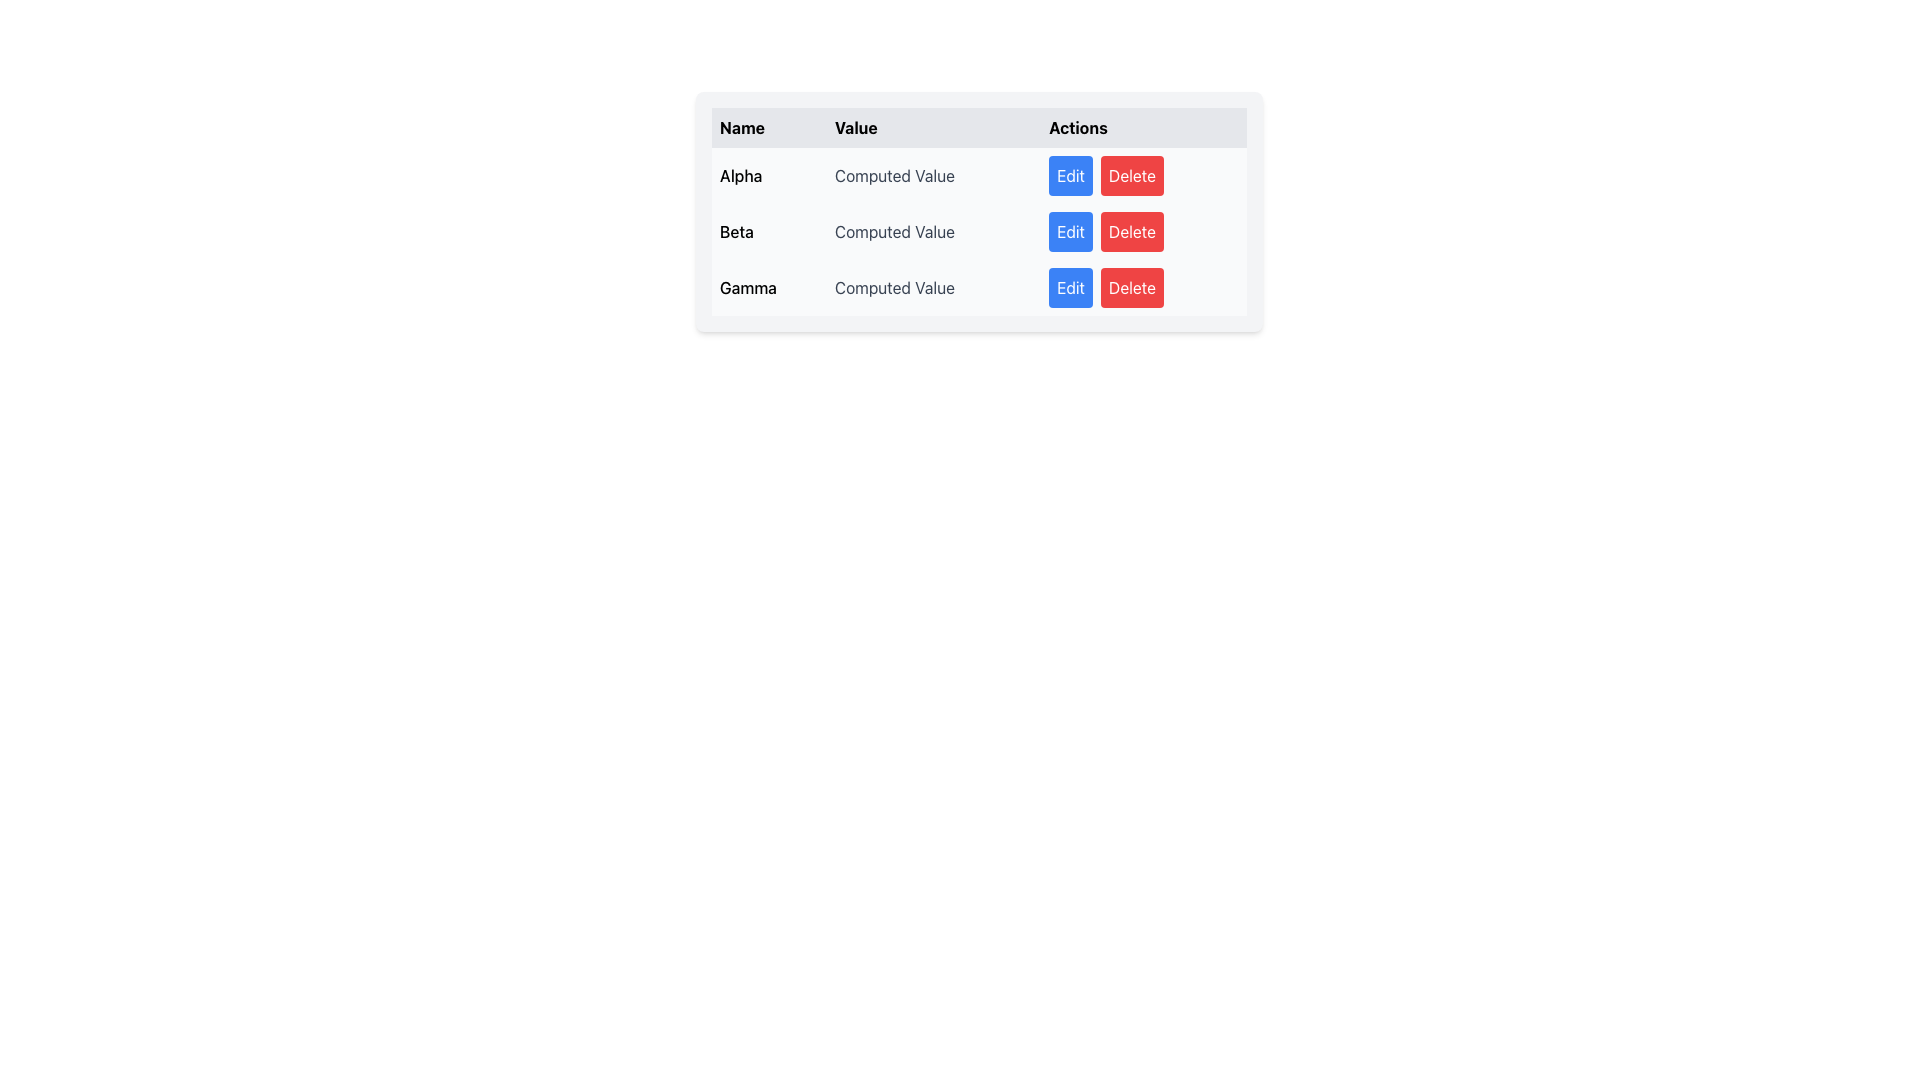 The height and width of the screenshot is (1080, 1920). I want to click on the 'Computed Value' text display located in the second column under the 'Value' header in the row labeled 'Gamma' of the table, so click(933, 288).